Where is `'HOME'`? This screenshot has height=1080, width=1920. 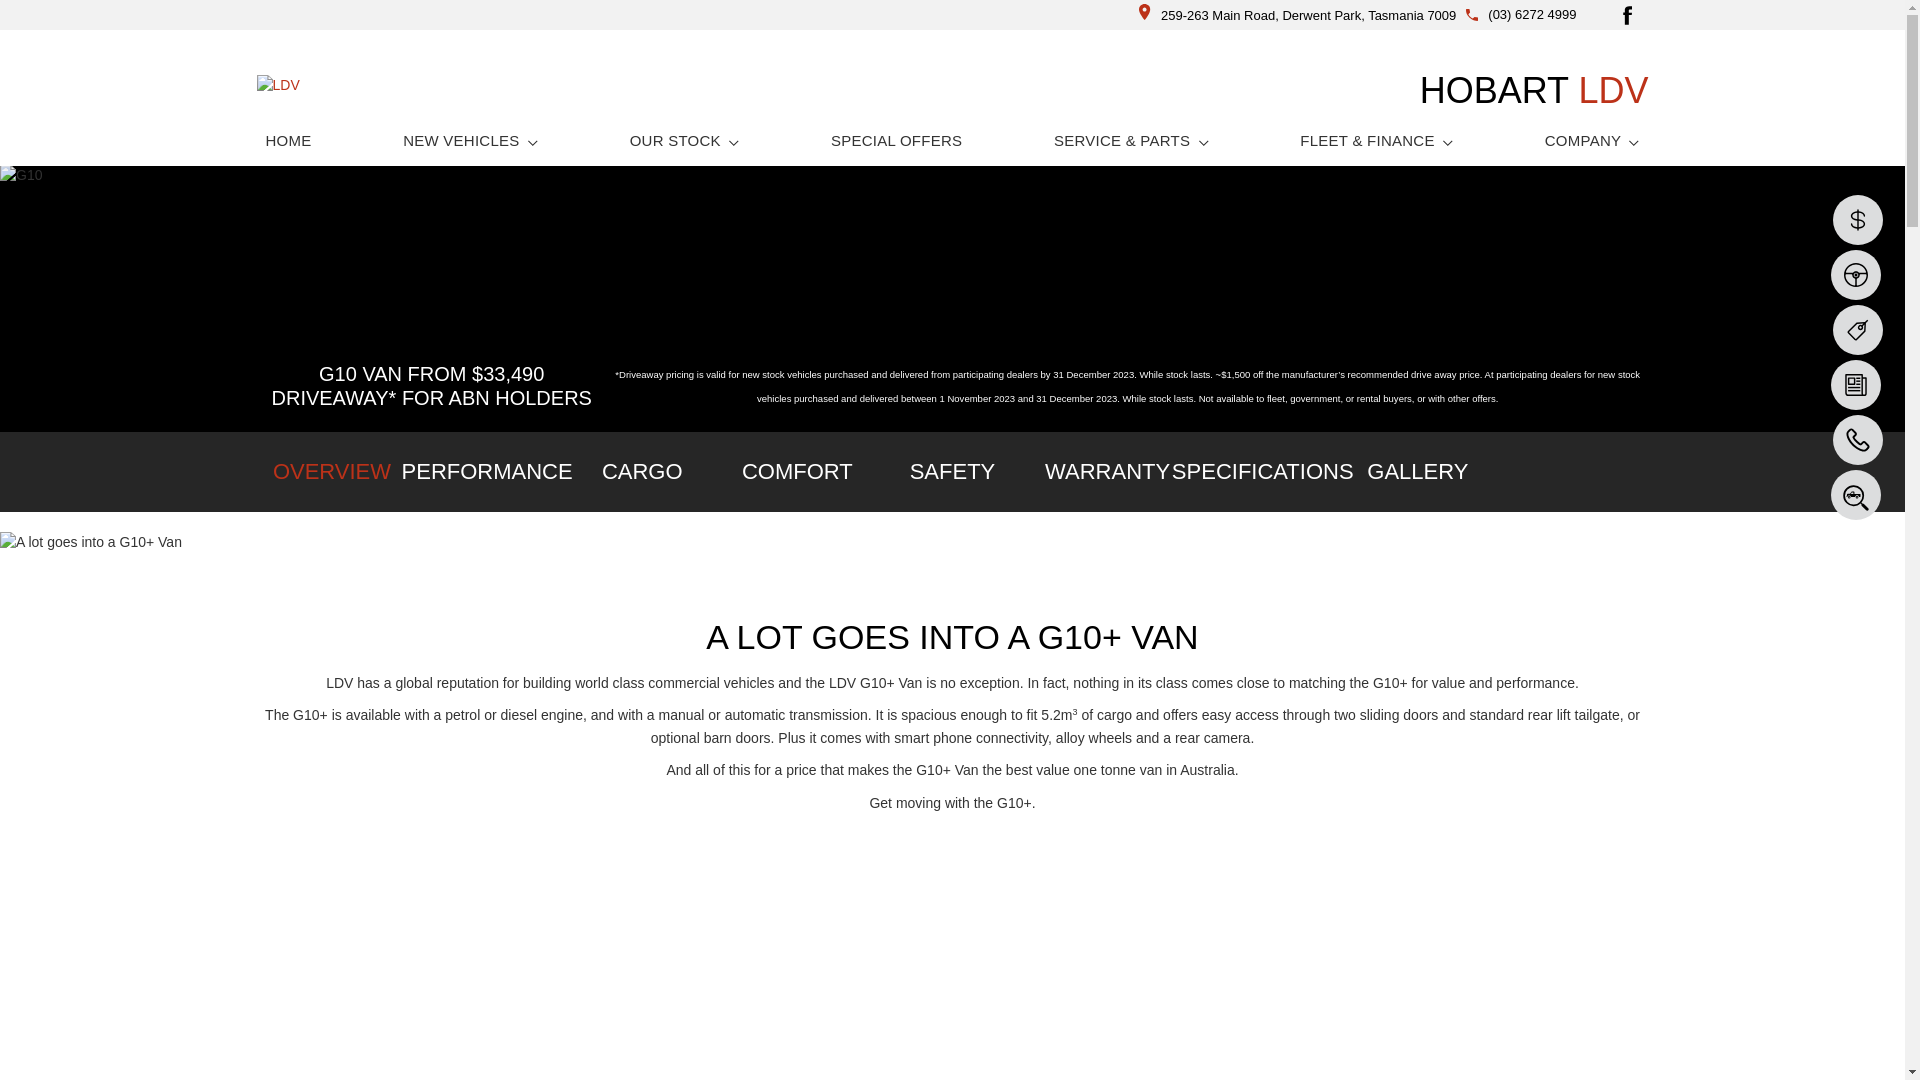
'HOME' is located at coordinates (287, 139).